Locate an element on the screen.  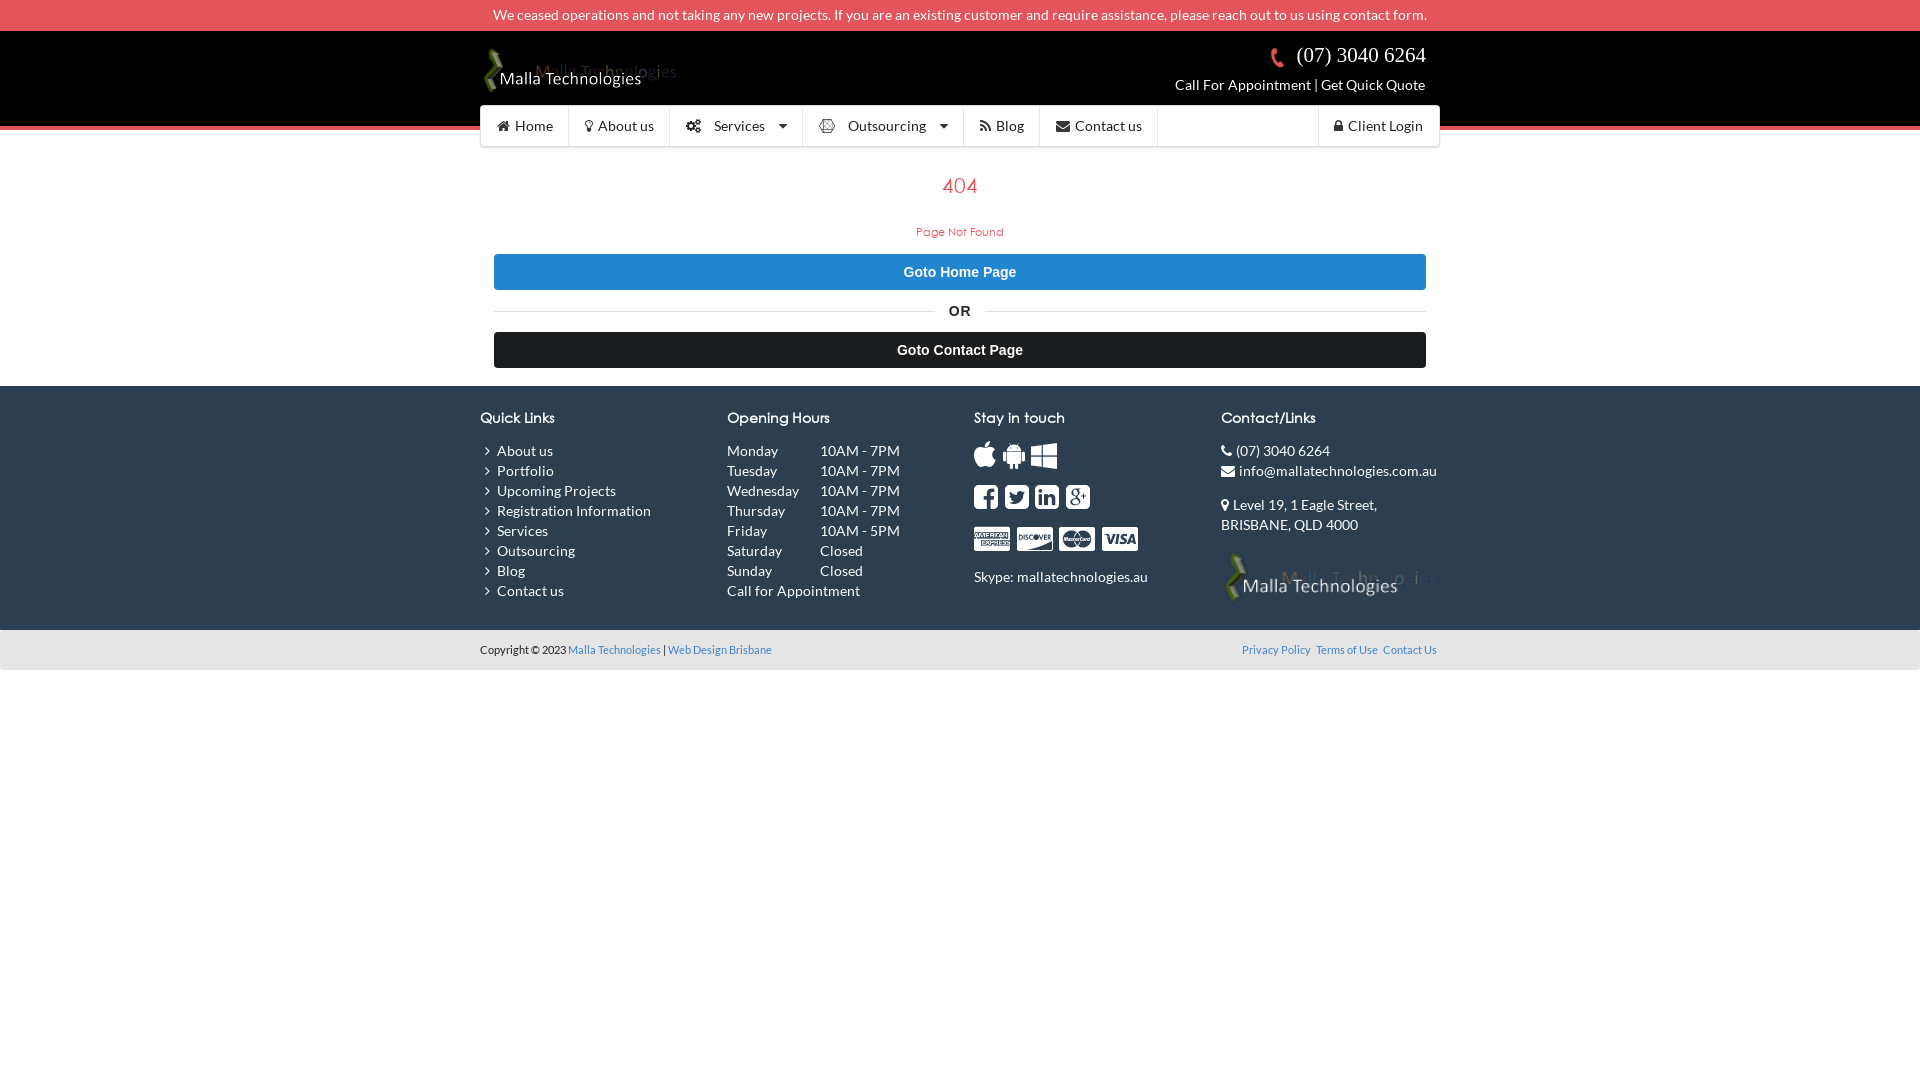
'Malla Technologies' is located at coordinates (613, 649).